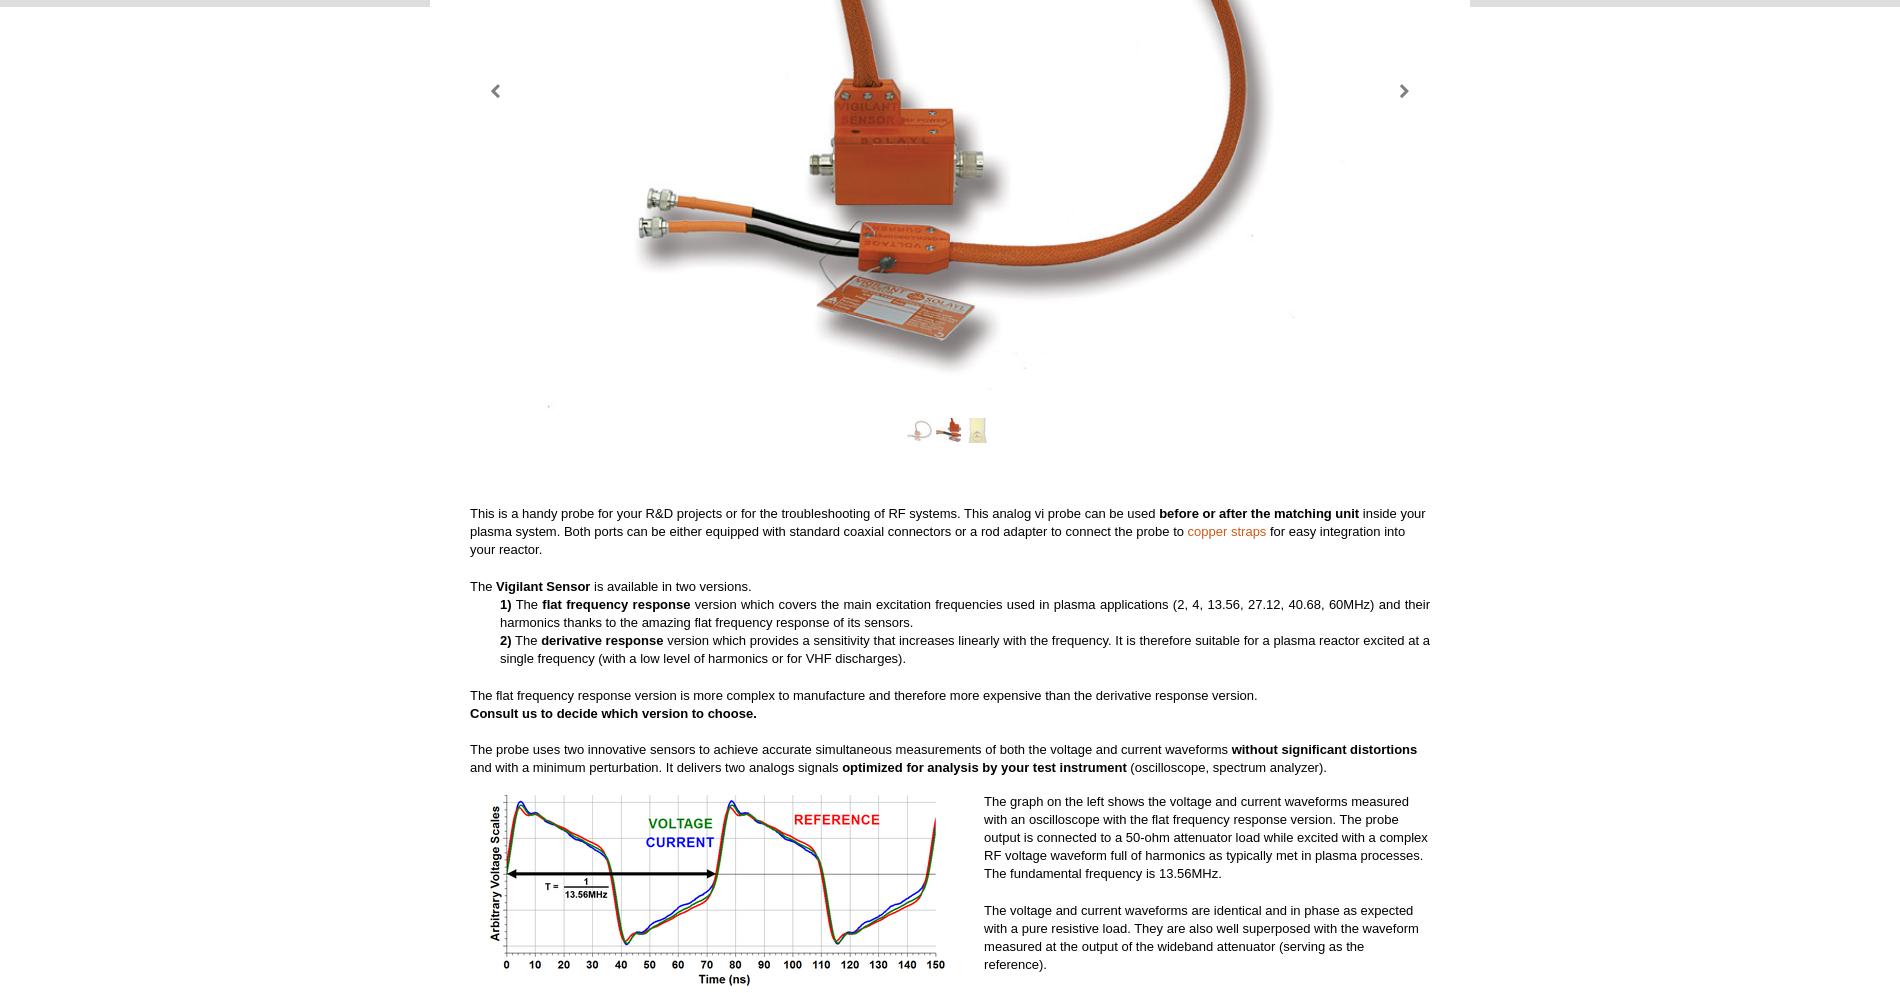 This screenshot has width=1900, height=993. I want to click on 'before or after the matching unit', so click(1257, 512).